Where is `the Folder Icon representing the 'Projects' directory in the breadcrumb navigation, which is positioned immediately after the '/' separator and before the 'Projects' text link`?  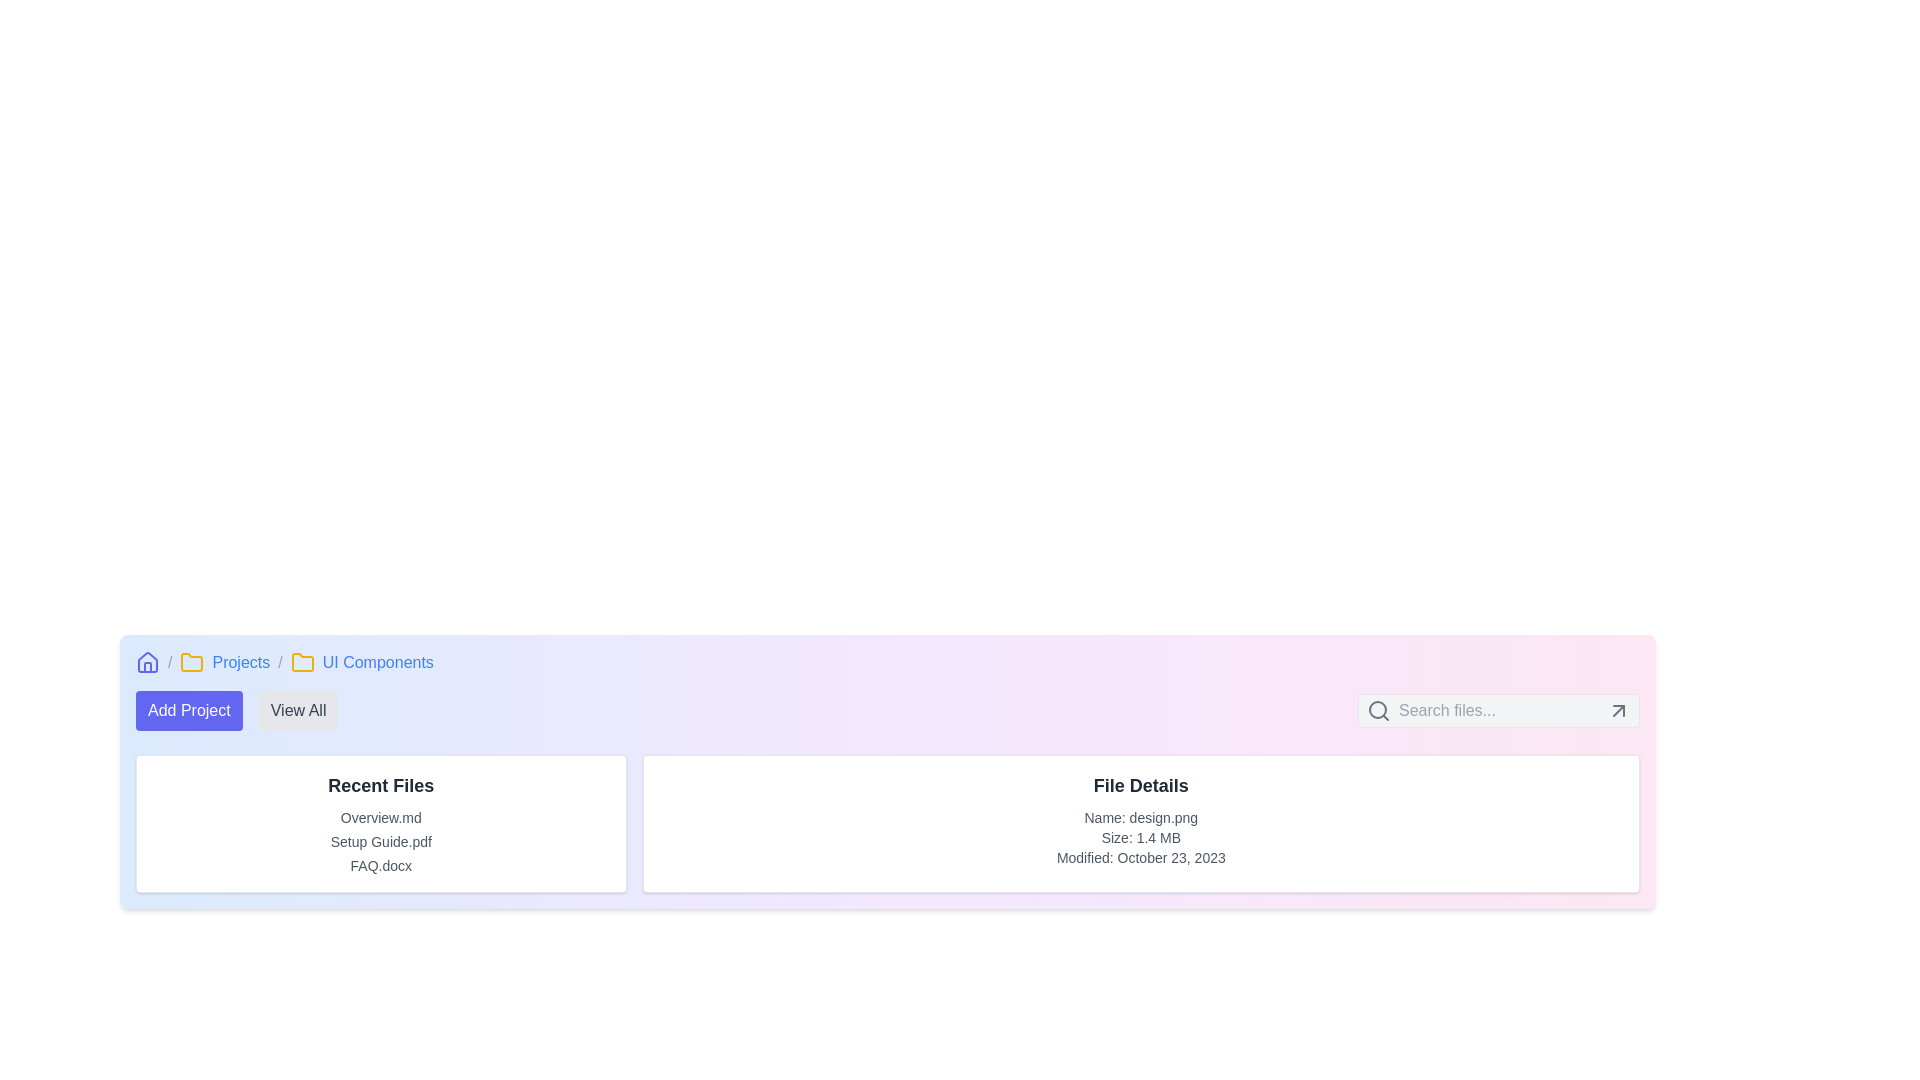 the Folder Icon representing the 'Projects' directory in the breadcrumb navigation, which is positioned immediately after the '/' separator and before the 'Projects' text link is located at coordinates (192, 663).